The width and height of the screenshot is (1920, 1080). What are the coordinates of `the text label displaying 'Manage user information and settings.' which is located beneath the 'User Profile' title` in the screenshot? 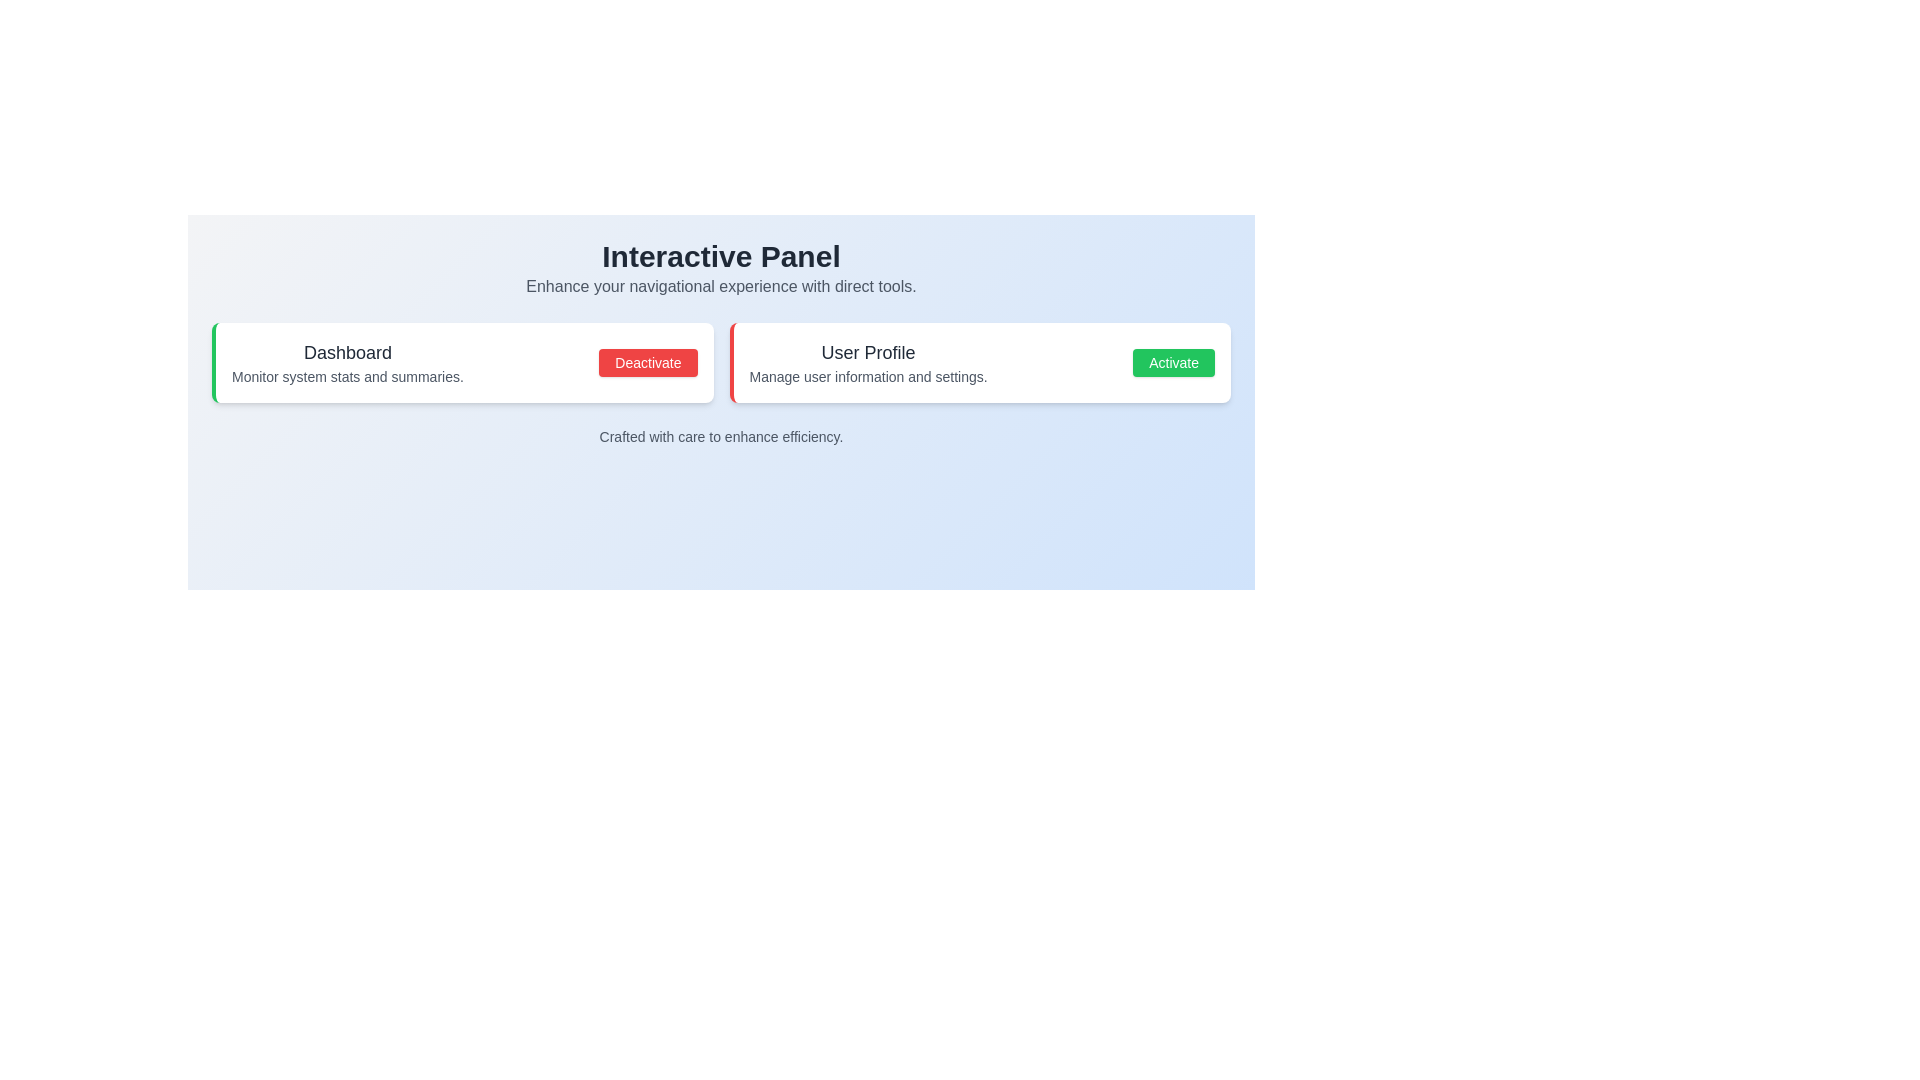 It's located at (868, 377).